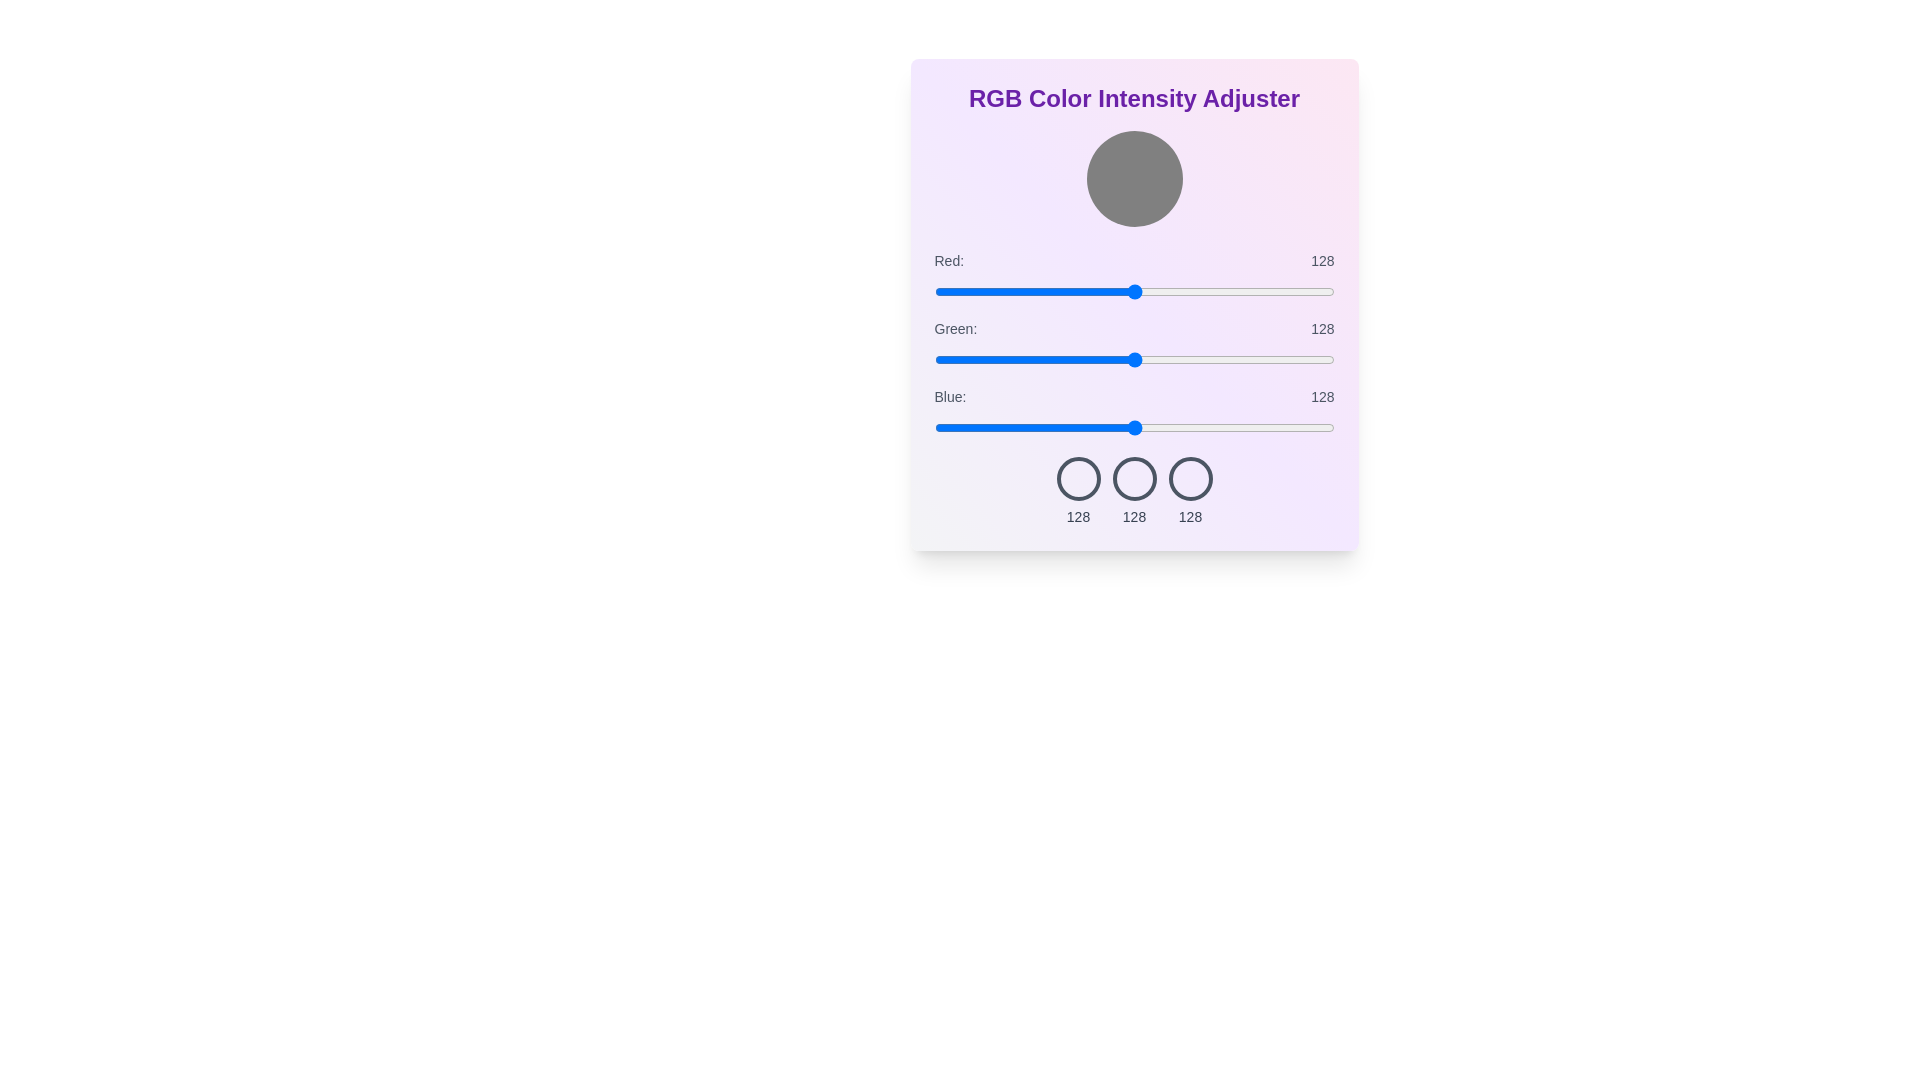  I want to click on the blue slider to 81, so click(1060, 427).